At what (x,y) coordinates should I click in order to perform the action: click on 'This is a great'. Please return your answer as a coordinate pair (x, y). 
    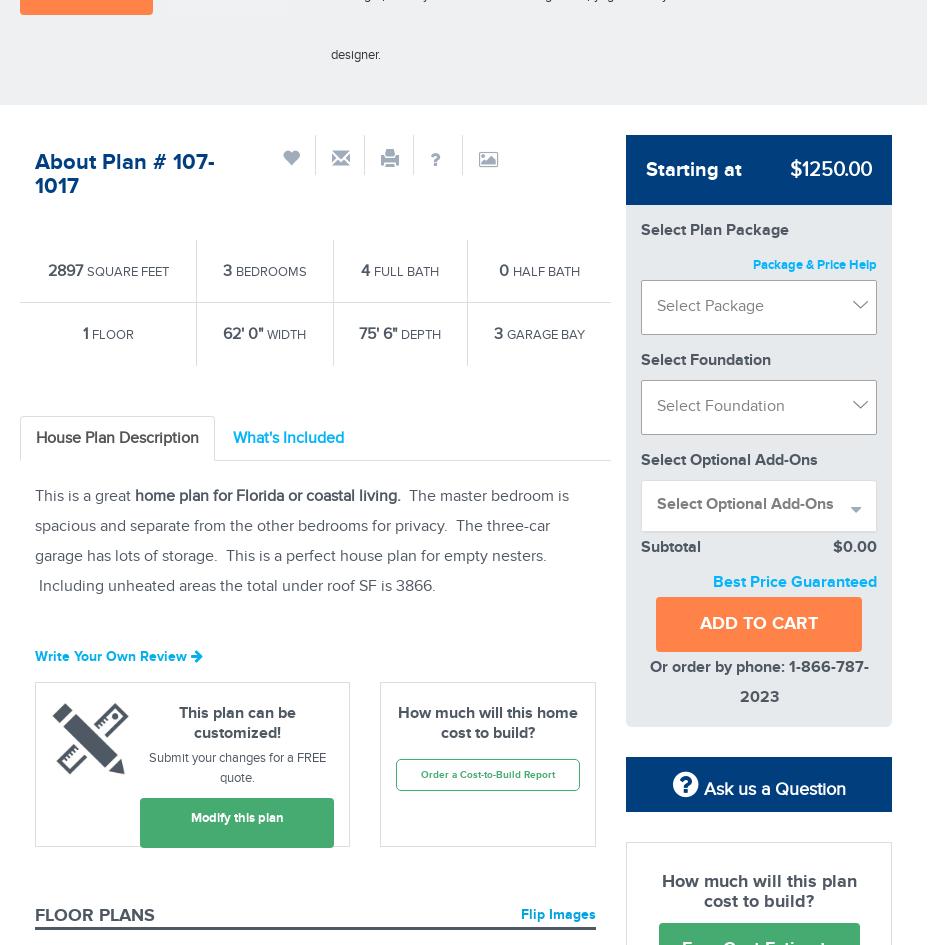
    Looking at the image, I should click on (83, 495).